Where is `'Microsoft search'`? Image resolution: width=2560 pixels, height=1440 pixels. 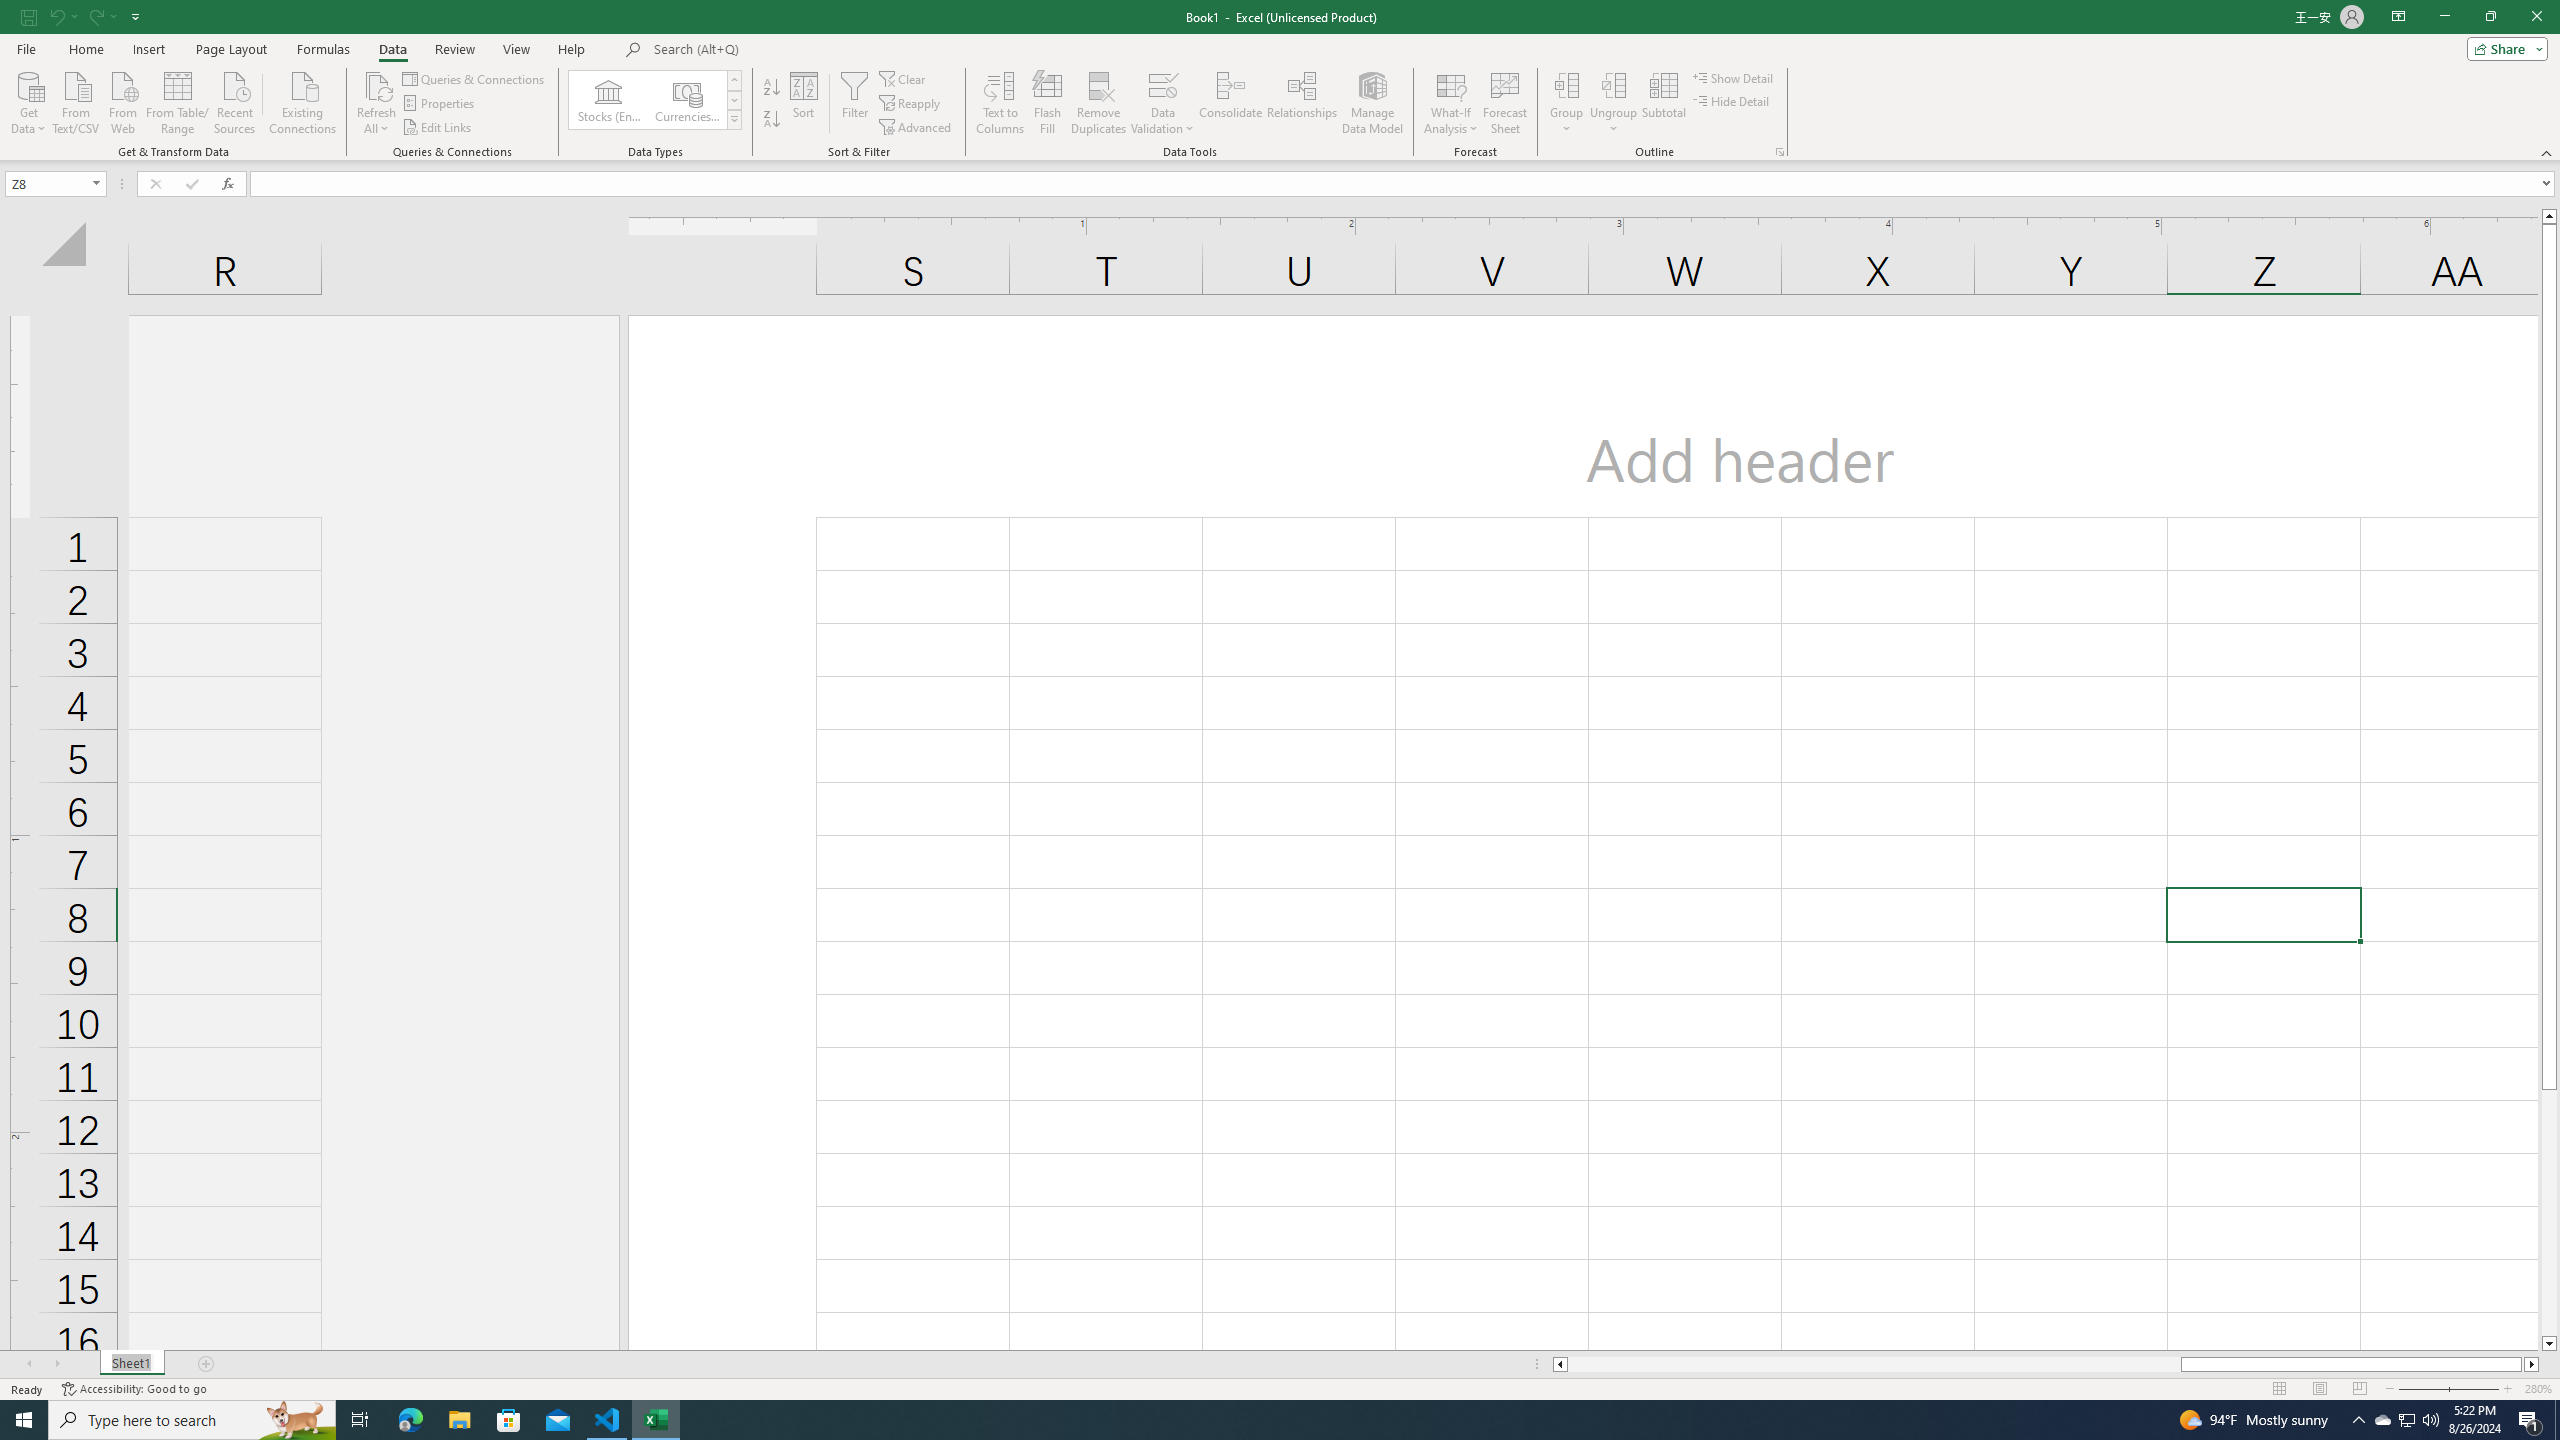
'Microsoft search' is located at coordinates (791, 49).